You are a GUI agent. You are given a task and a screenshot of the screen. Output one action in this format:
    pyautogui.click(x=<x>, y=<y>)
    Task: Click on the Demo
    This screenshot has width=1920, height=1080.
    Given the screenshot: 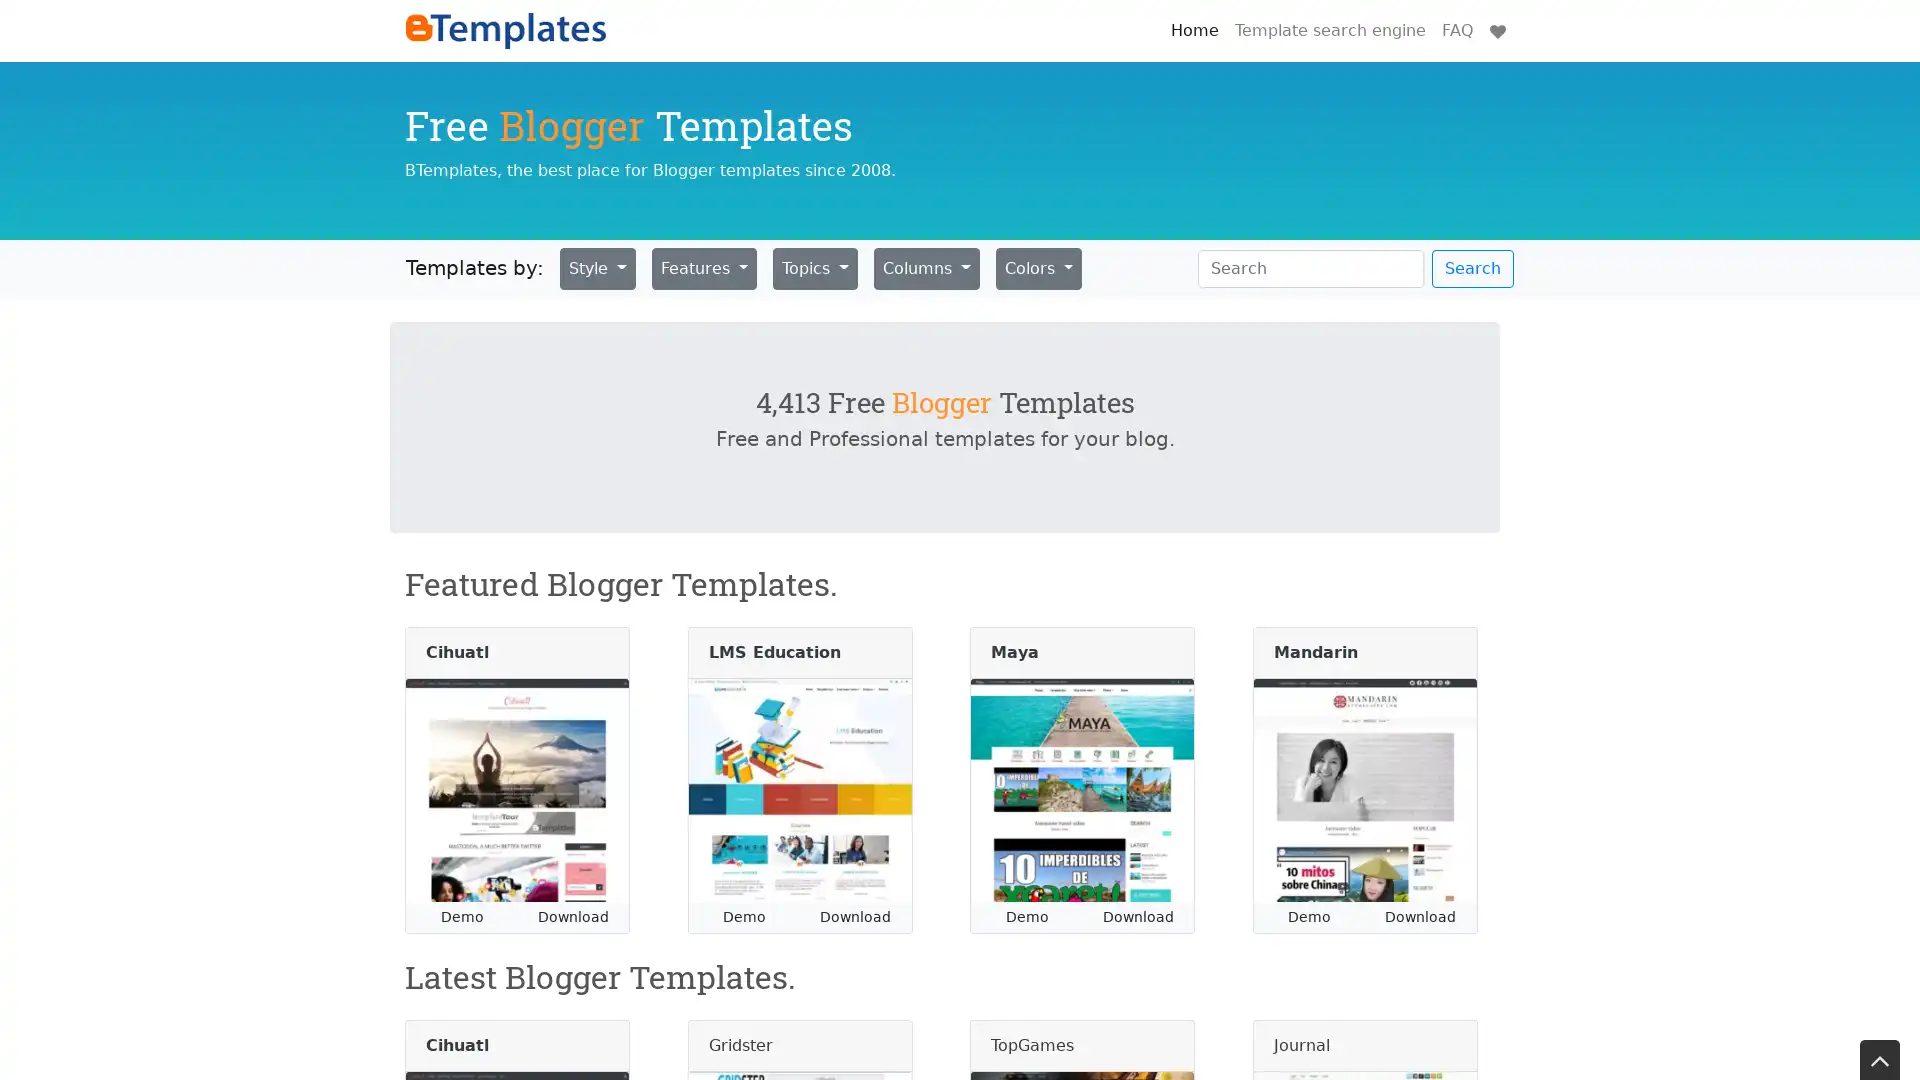 What is the action you would take?
    pyautogui.click(x=1027, y=916)
    